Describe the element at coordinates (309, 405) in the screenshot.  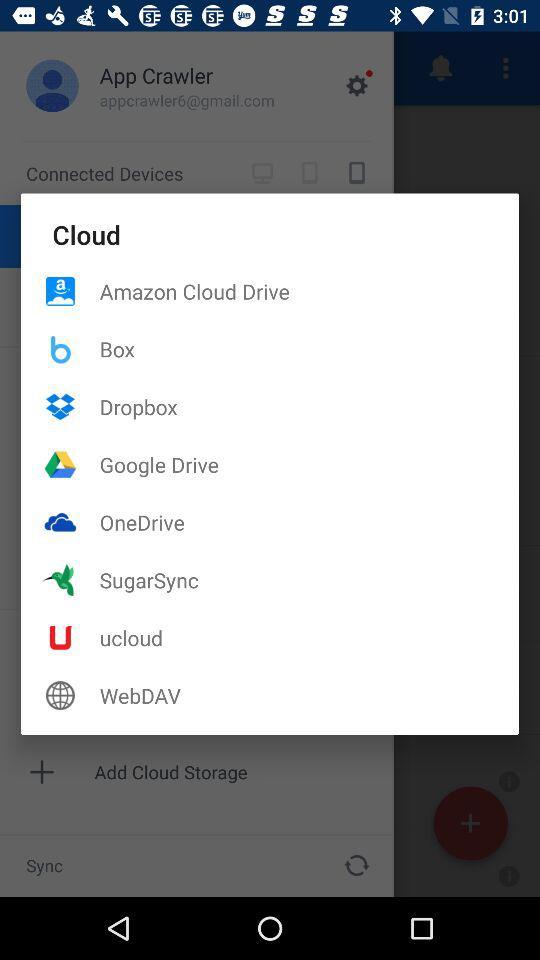
I see `dropbox icon` at that location.